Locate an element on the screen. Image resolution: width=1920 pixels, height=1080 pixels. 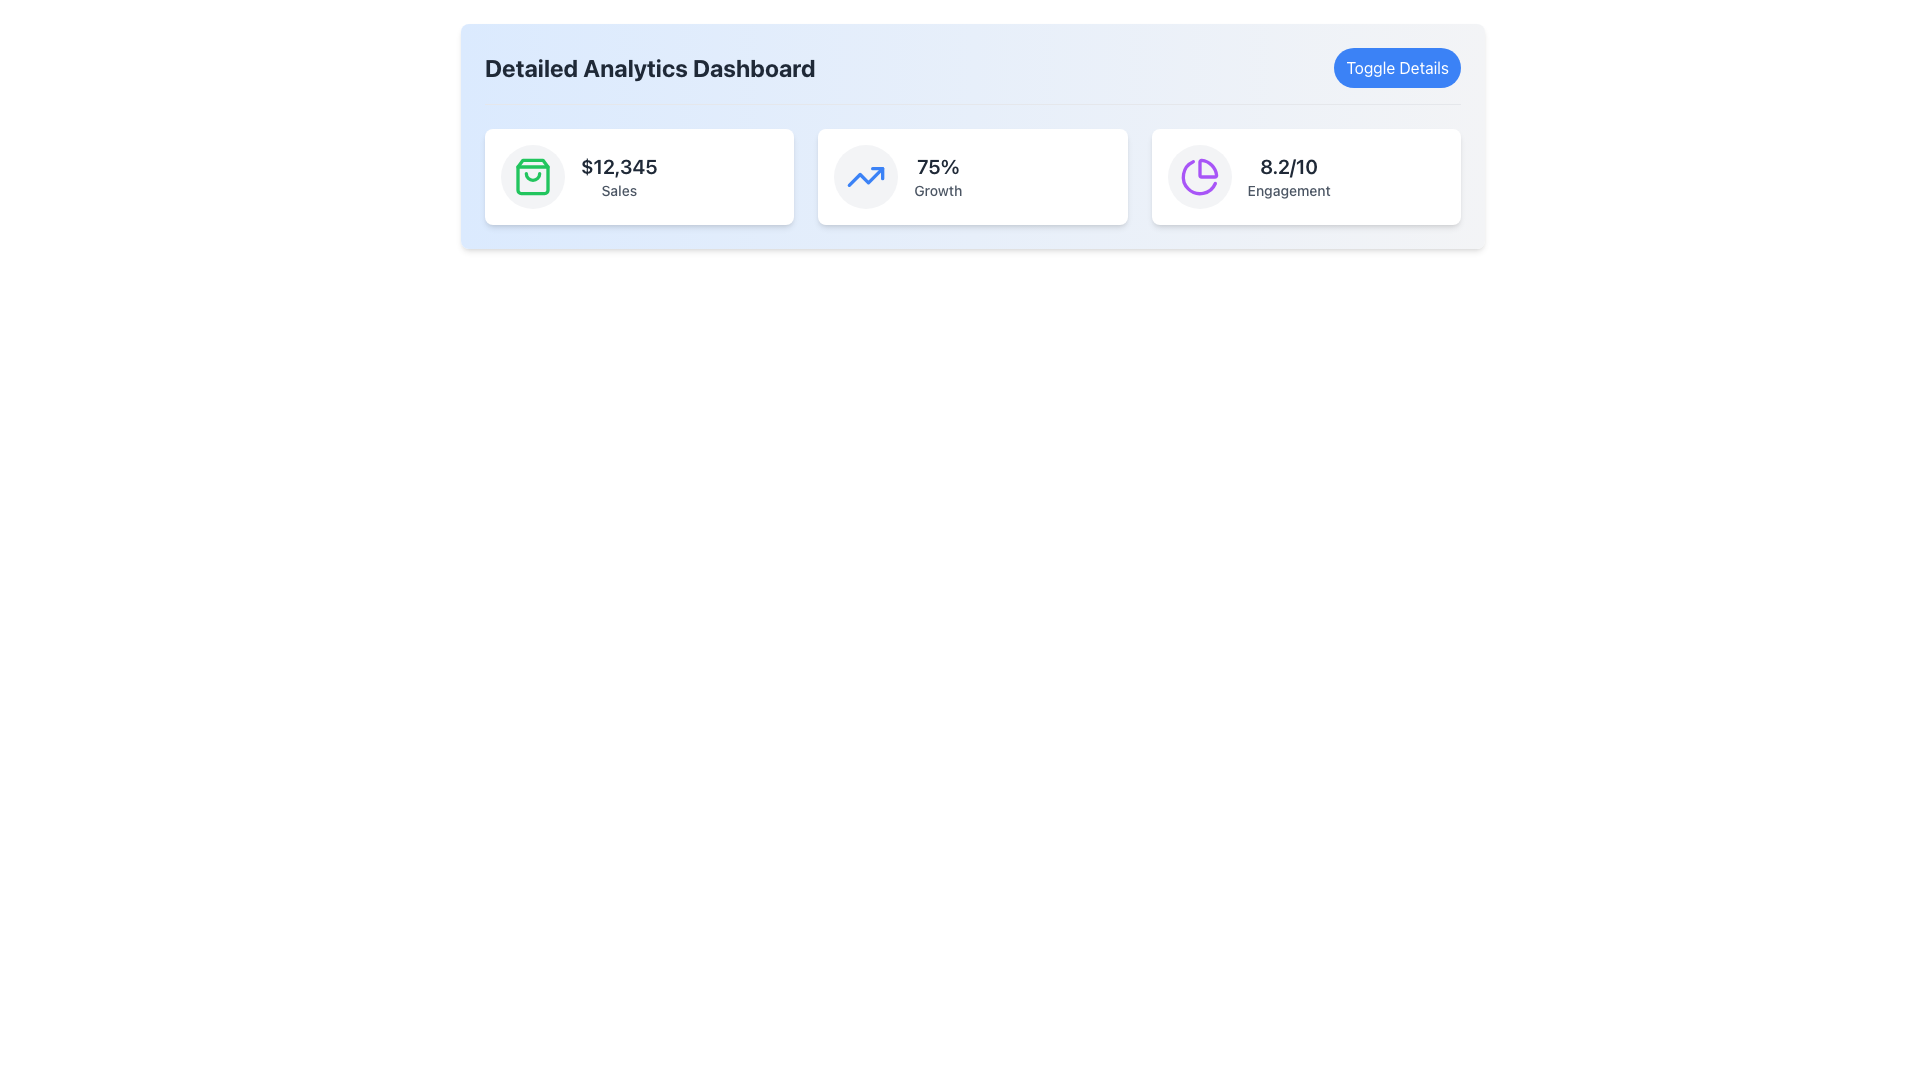
rating '8.2/10' and label 'Engagement' from the text block located at the rightmost position of the card group is located at coordinates (1289, 176).